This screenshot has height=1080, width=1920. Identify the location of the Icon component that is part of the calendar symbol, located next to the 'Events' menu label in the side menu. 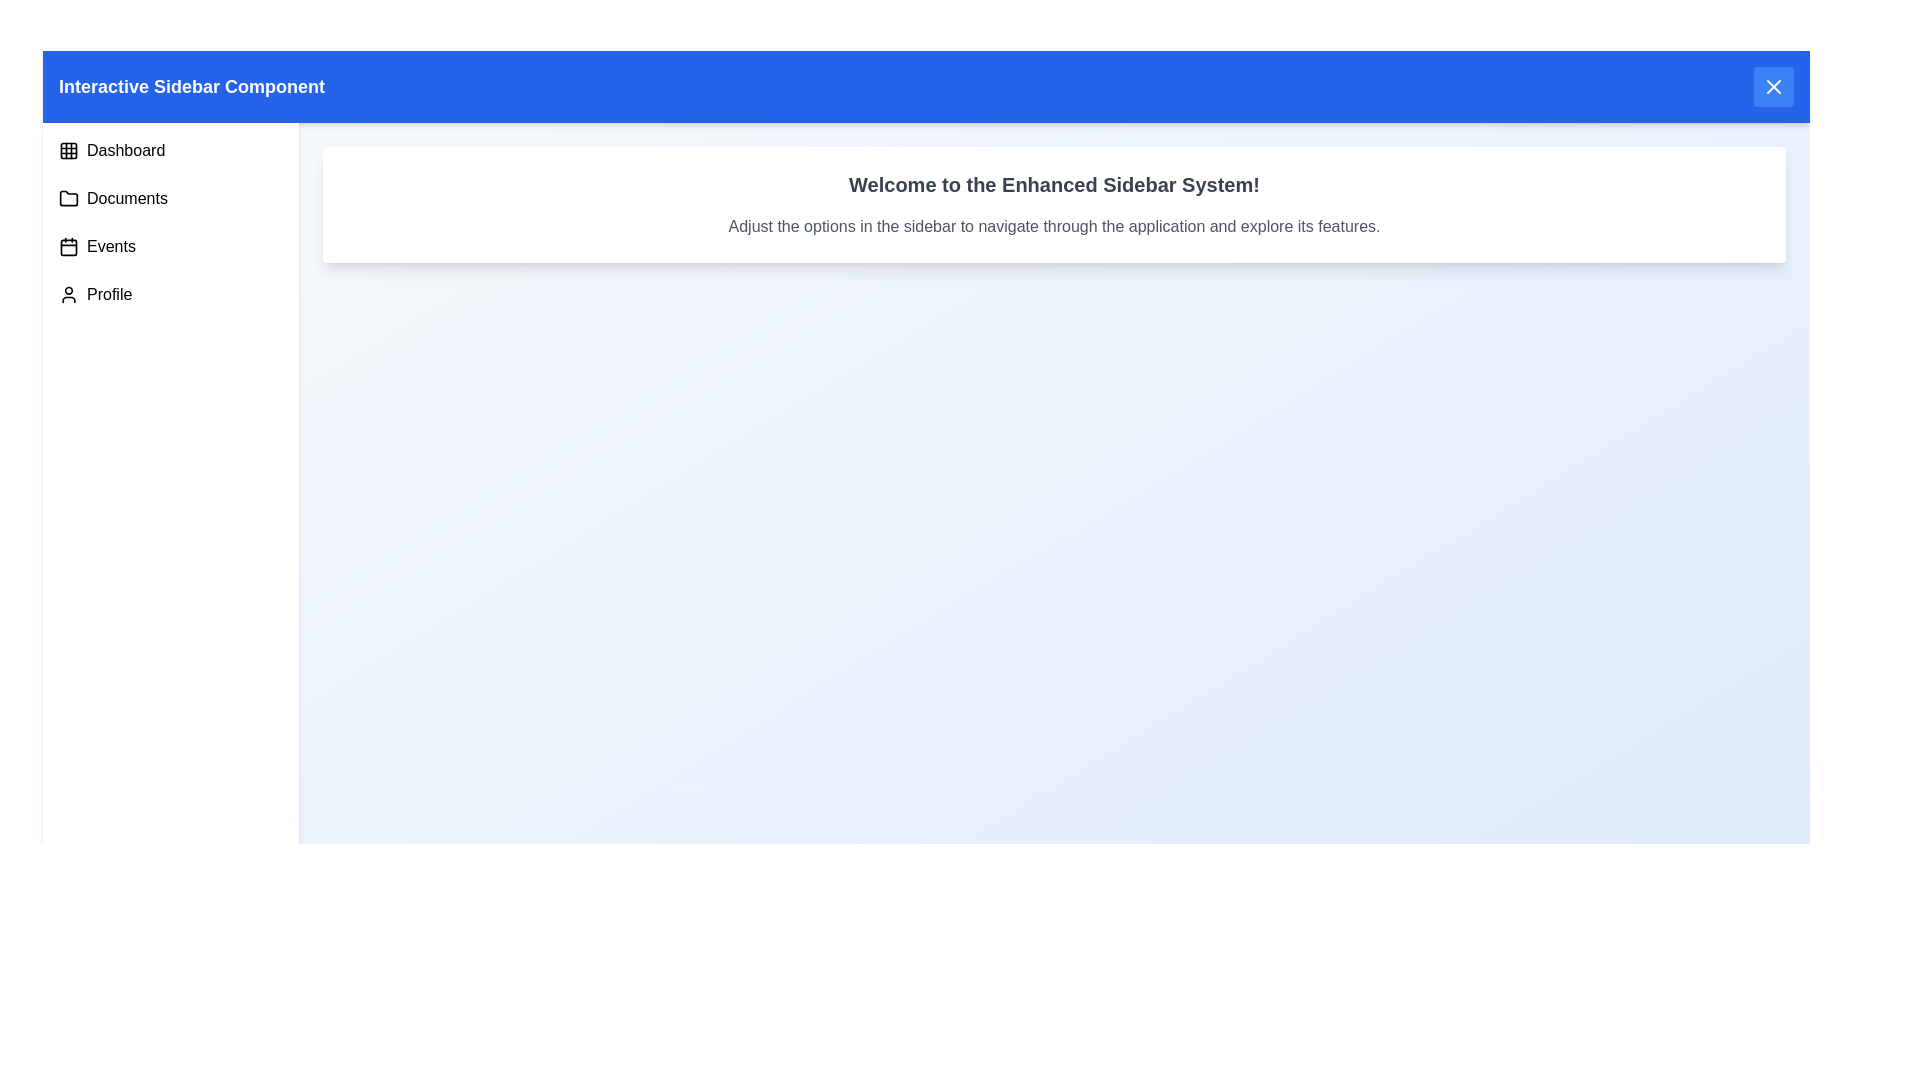
(68, 245).